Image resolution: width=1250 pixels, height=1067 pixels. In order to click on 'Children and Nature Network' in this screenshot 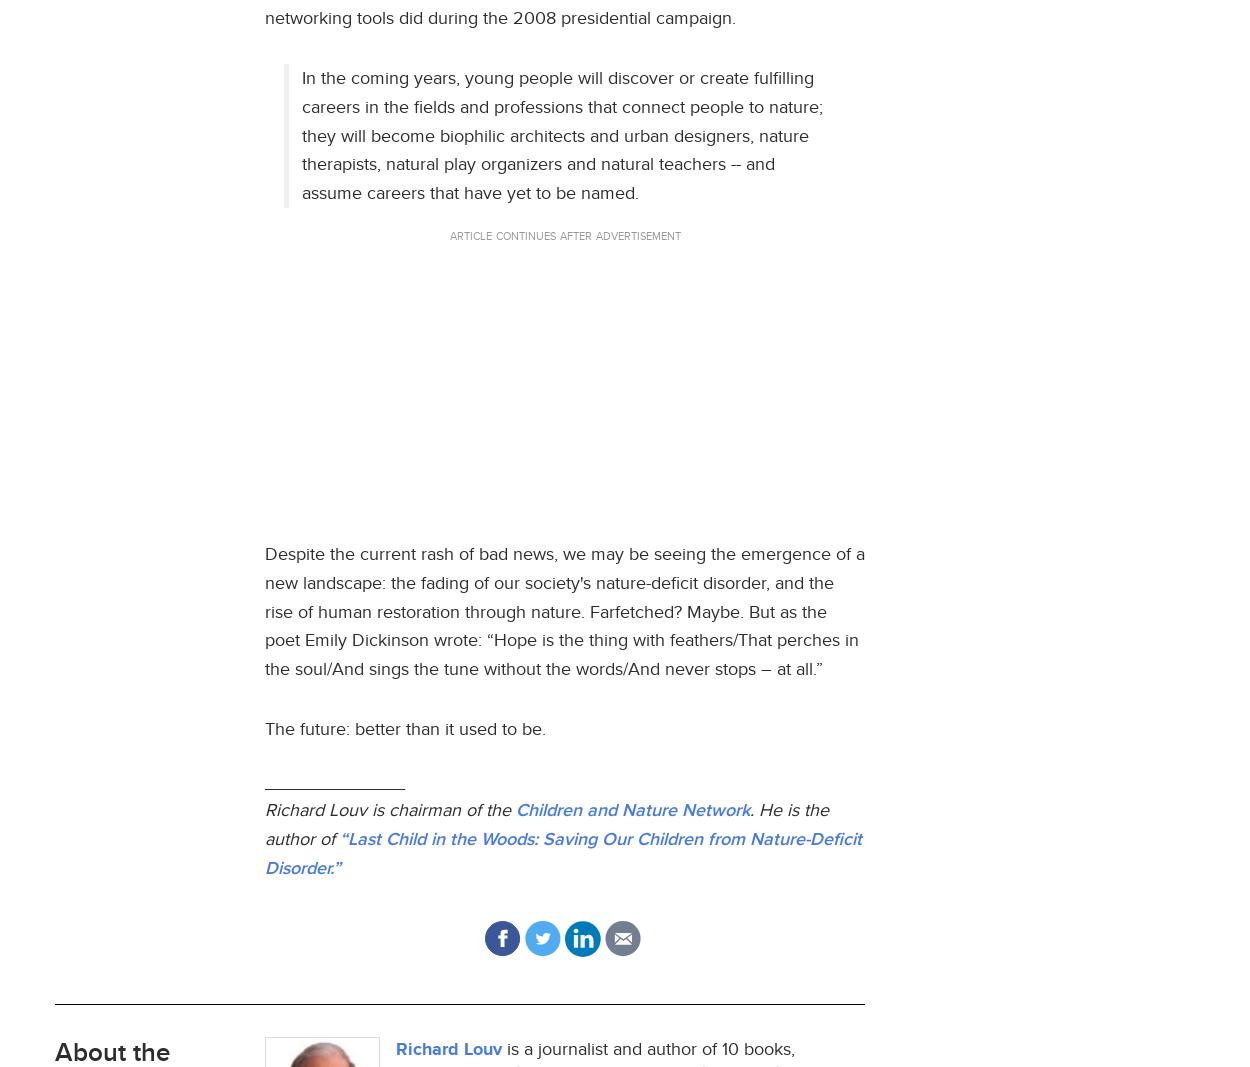, I will do `click(516, 808)`.